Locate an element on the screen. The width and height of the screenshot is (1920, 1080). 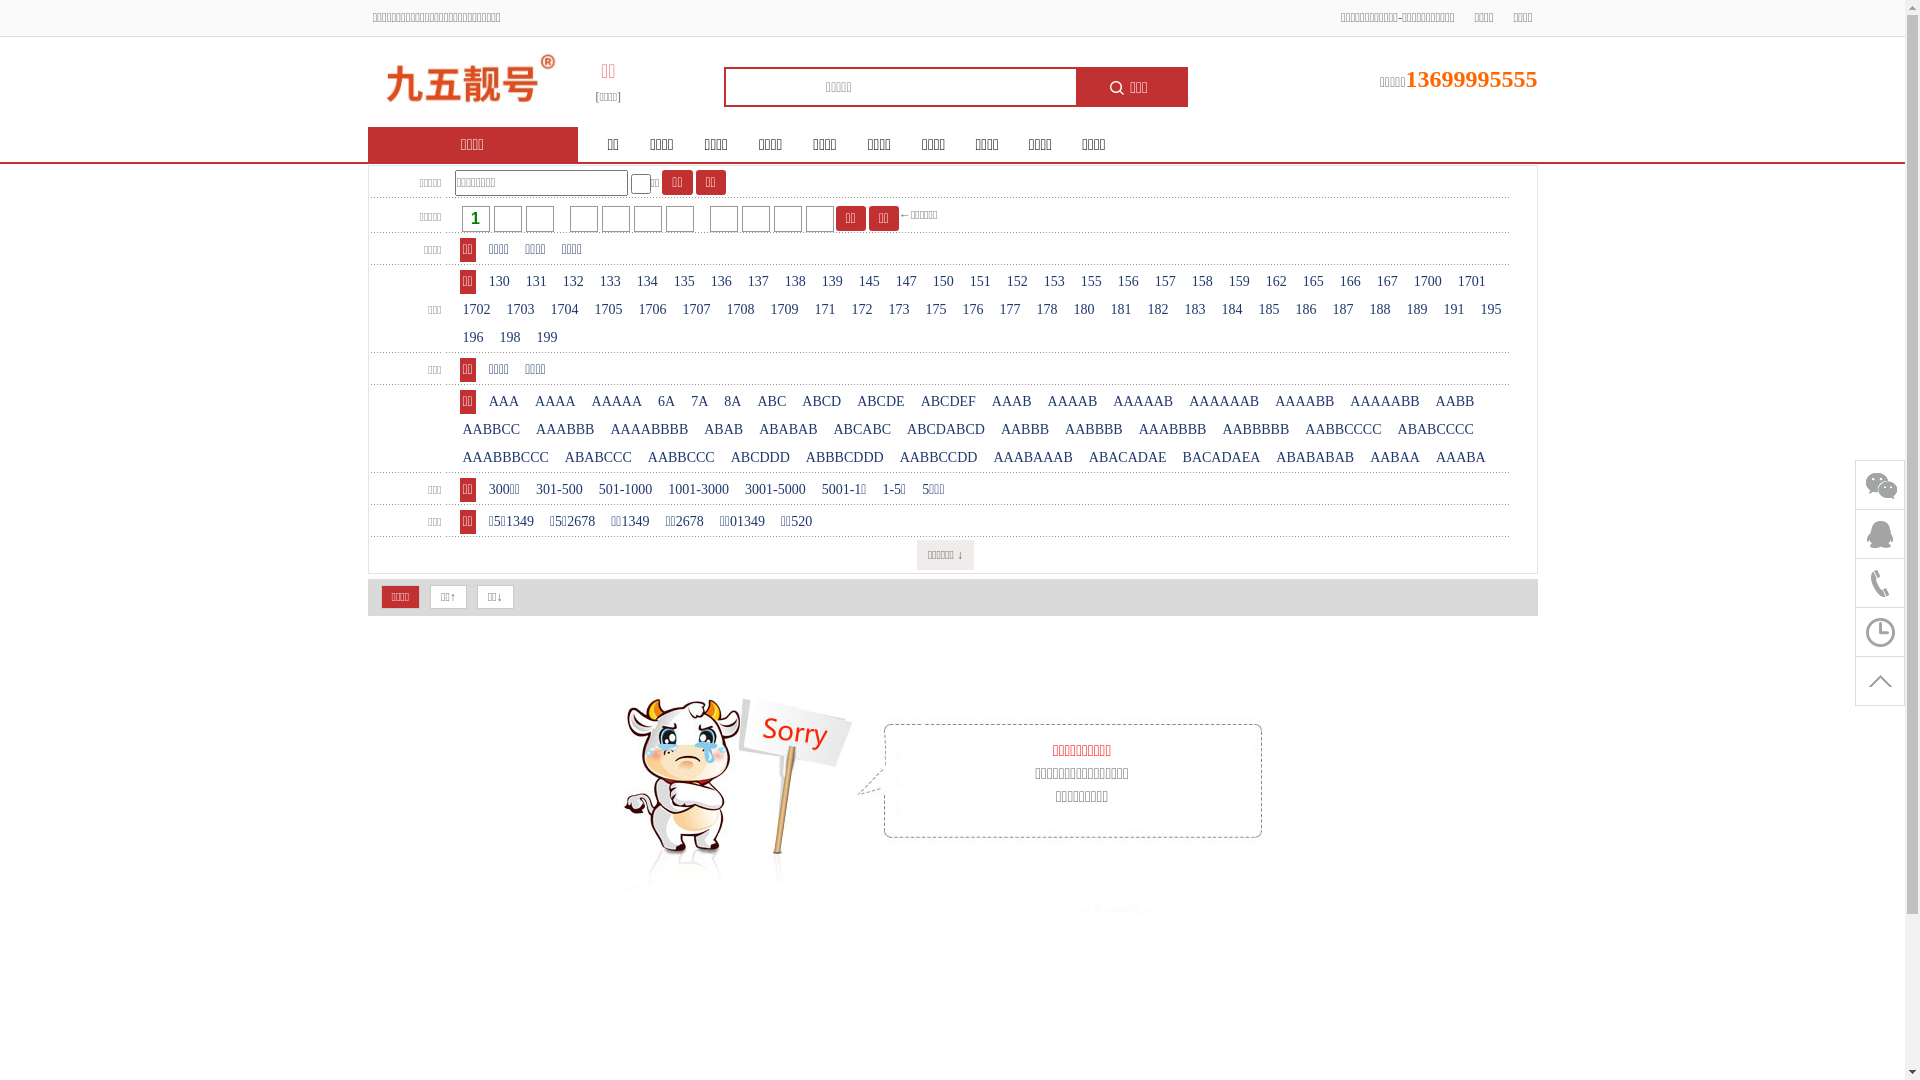
'138' is located at coordinates (794, 281).